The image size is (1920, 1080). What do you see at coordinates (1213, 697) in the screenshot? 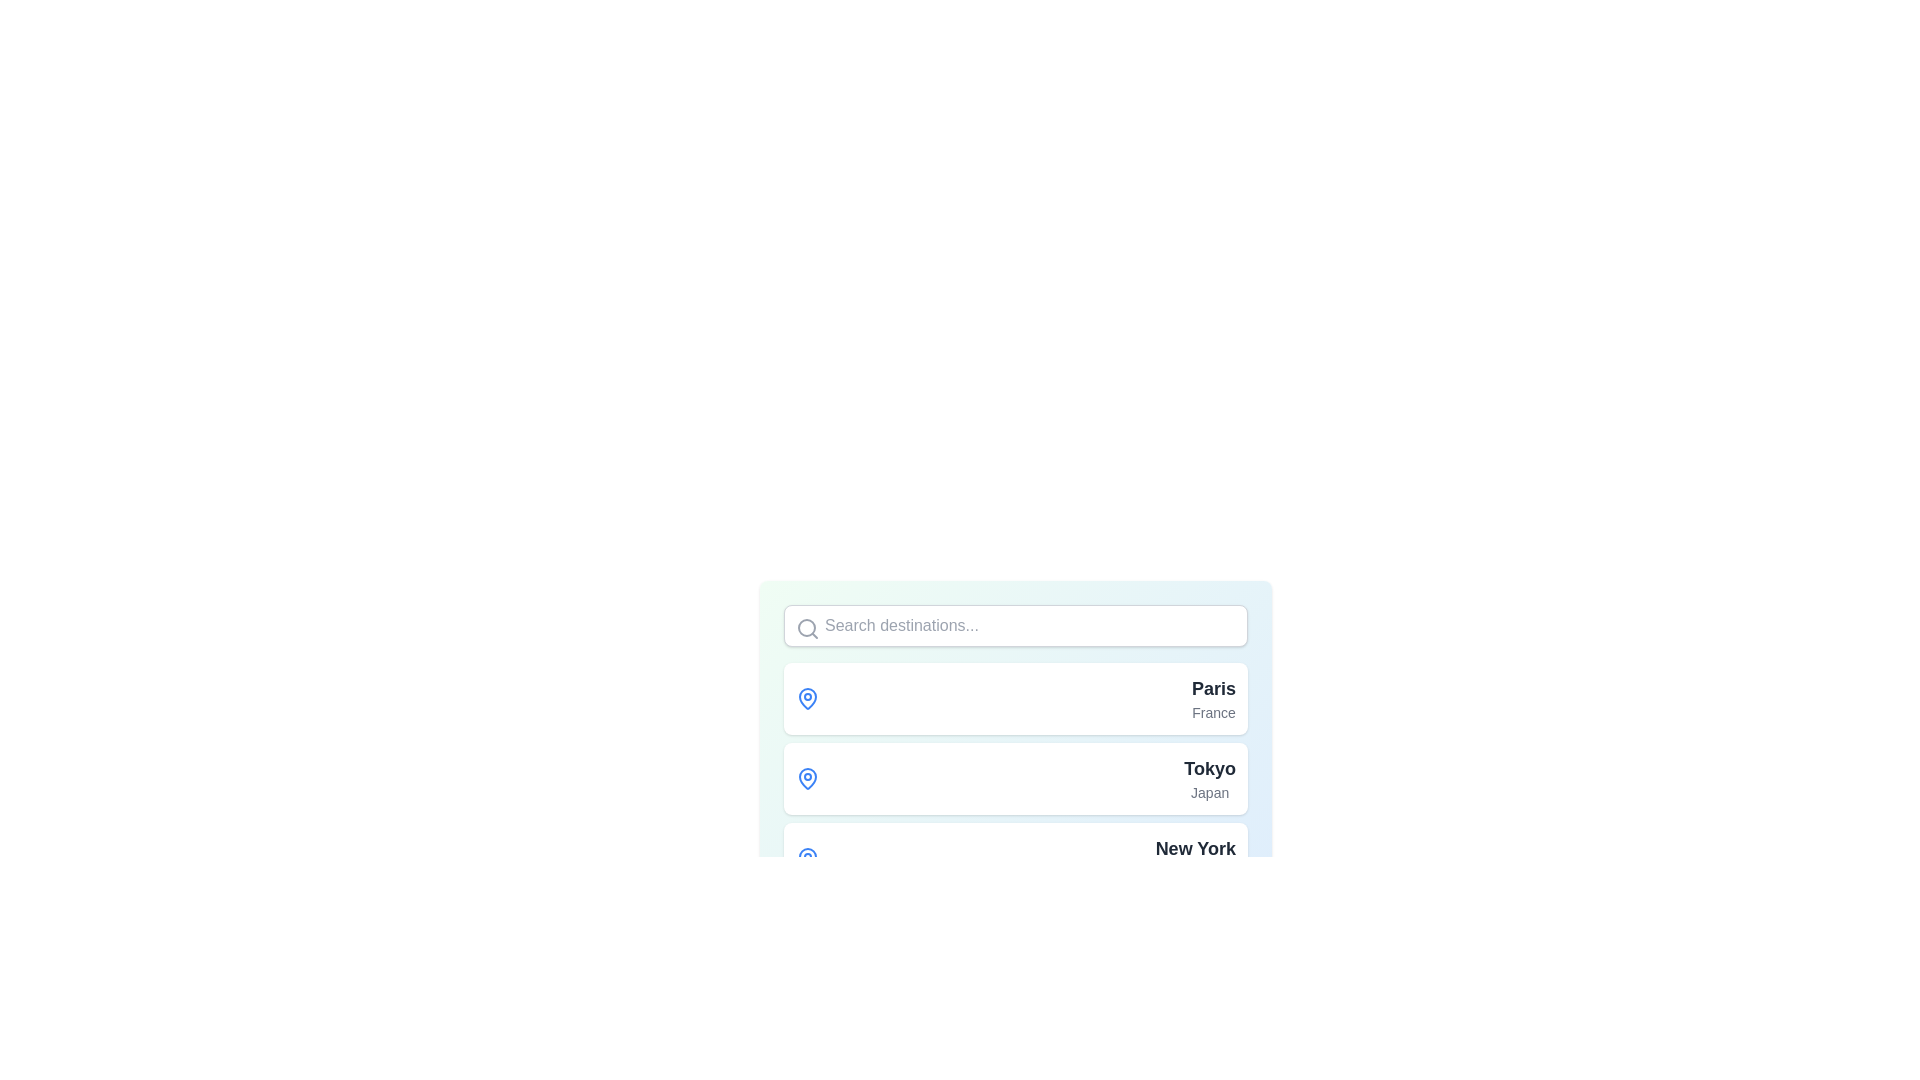
I see `to select the city-country pair text element displaying 'Paris' above 'France', which is centrally aligned in a white background and located in the right portion of the interface` at bounding box center [1213, 697].